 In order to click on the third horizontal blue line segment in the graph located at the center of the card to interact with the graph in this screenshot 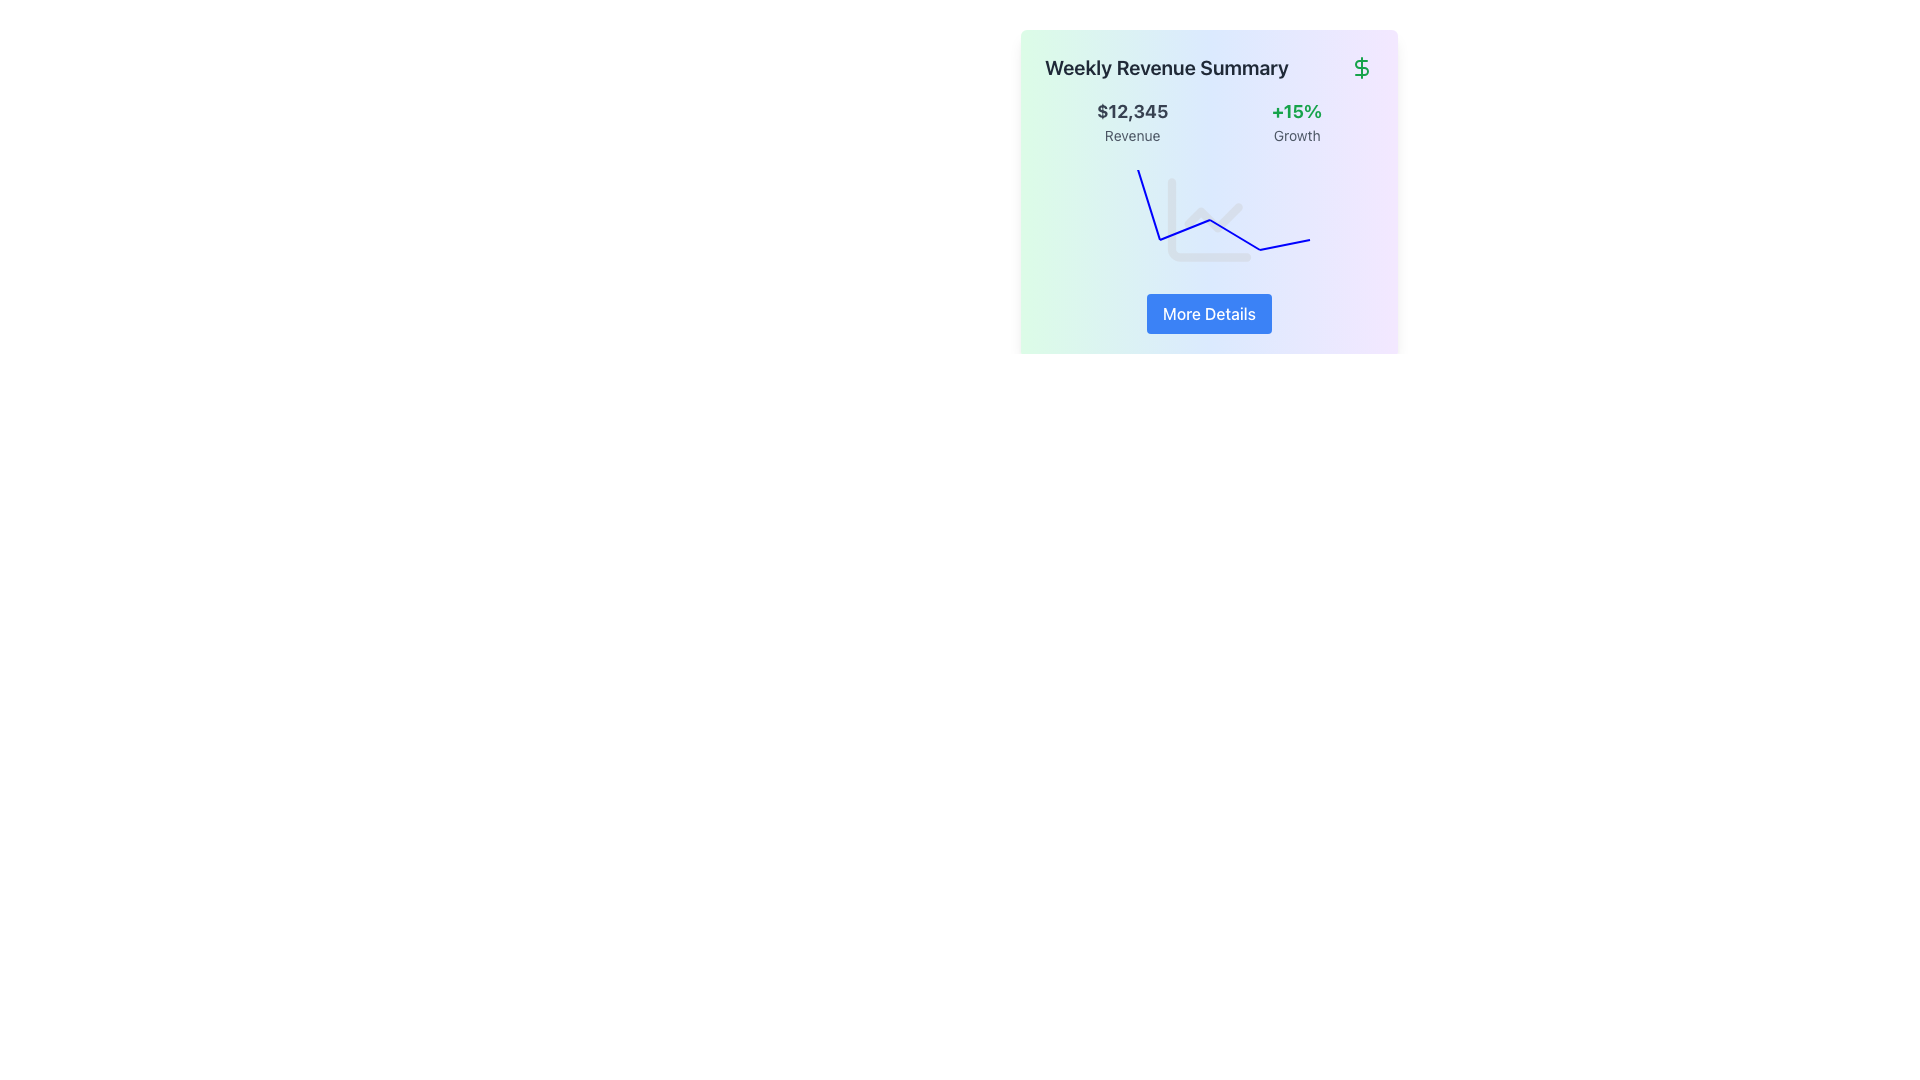, I will do `click(1184, 229)`.